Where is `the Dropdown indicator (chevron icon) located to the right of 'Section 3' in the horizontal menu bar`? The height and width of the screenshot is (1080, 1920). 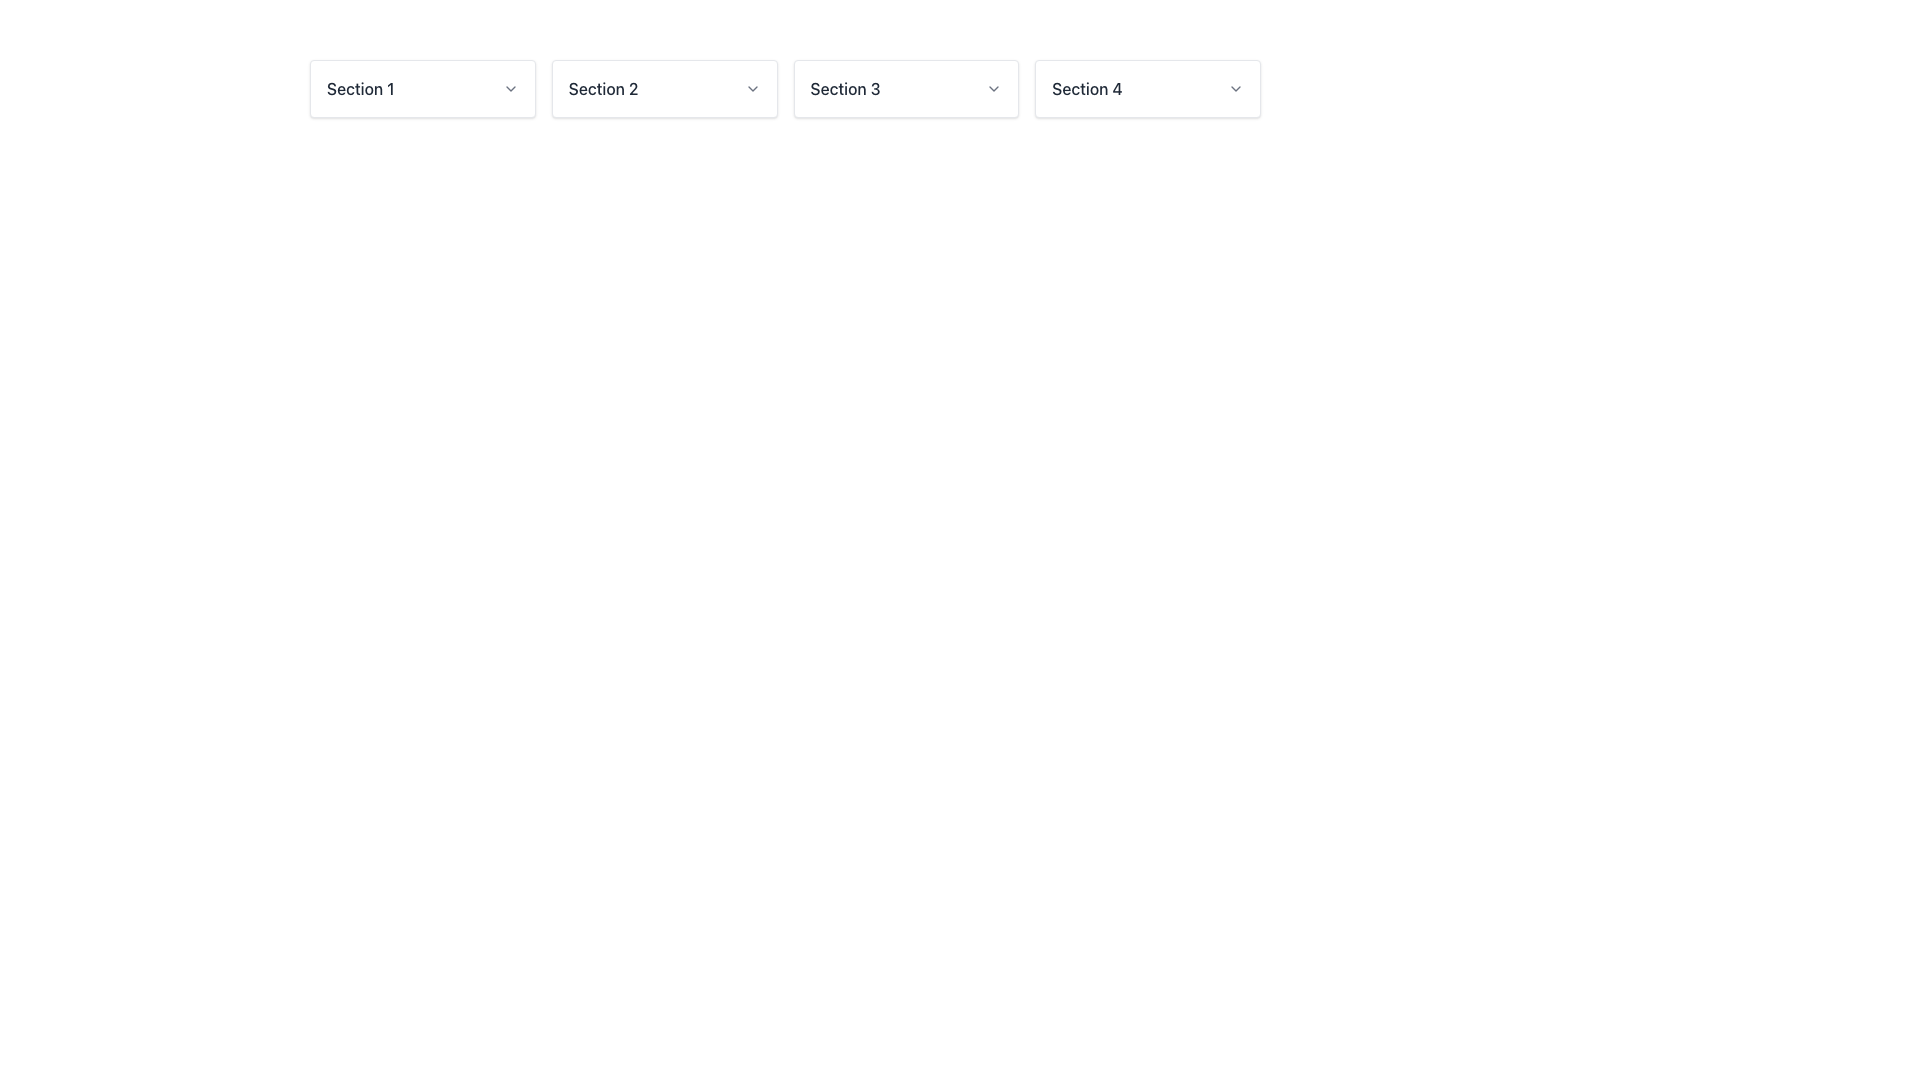
the Dropdown indicator (chevron icon) located to the right of 'Section 3' in the horizontal menu bar is located at coordinates (994, 87).